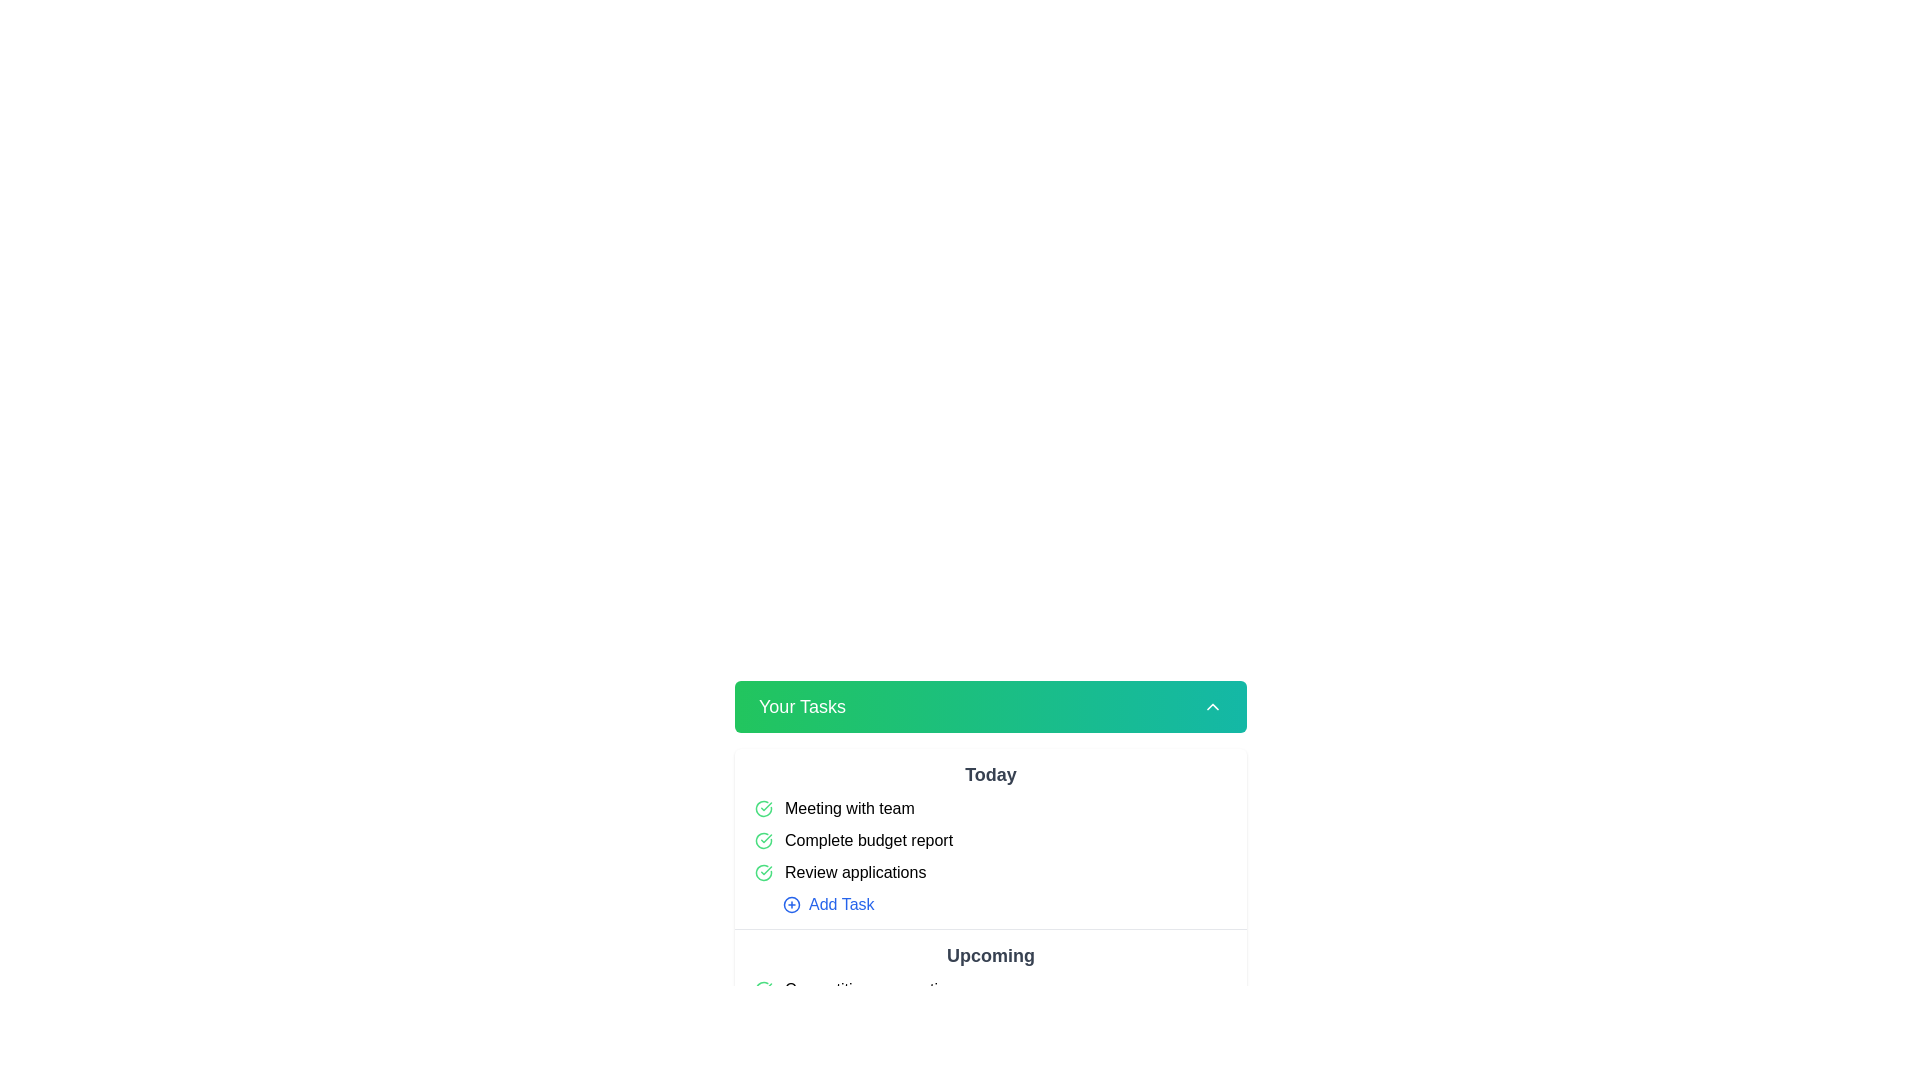  I want to click on text label that displays 'Complete budget report' in the 'Your Tasks' section under 'Today', which is the second item in the to-do list interface, so click(868, 840).